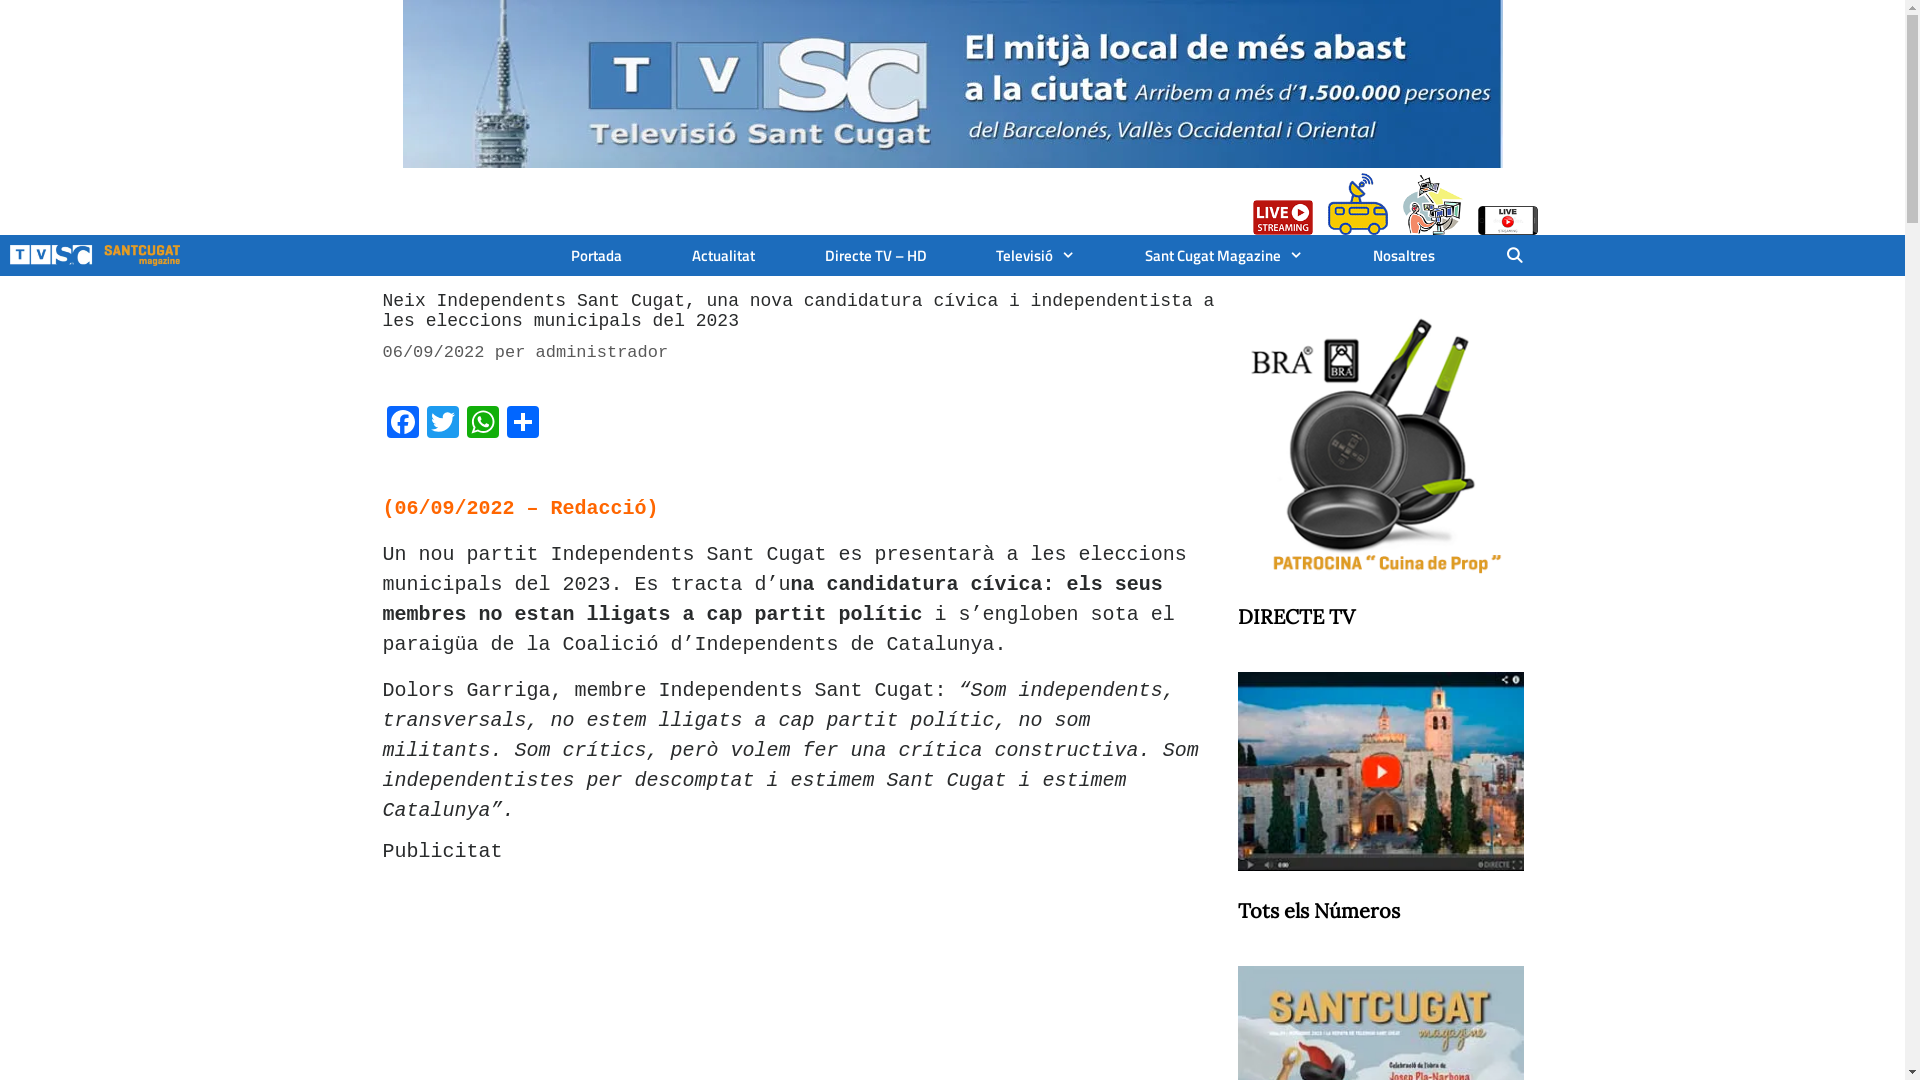 This screenshot has height=1080, width=1920. I want to click on 'Actualitat', so click(722, 254).